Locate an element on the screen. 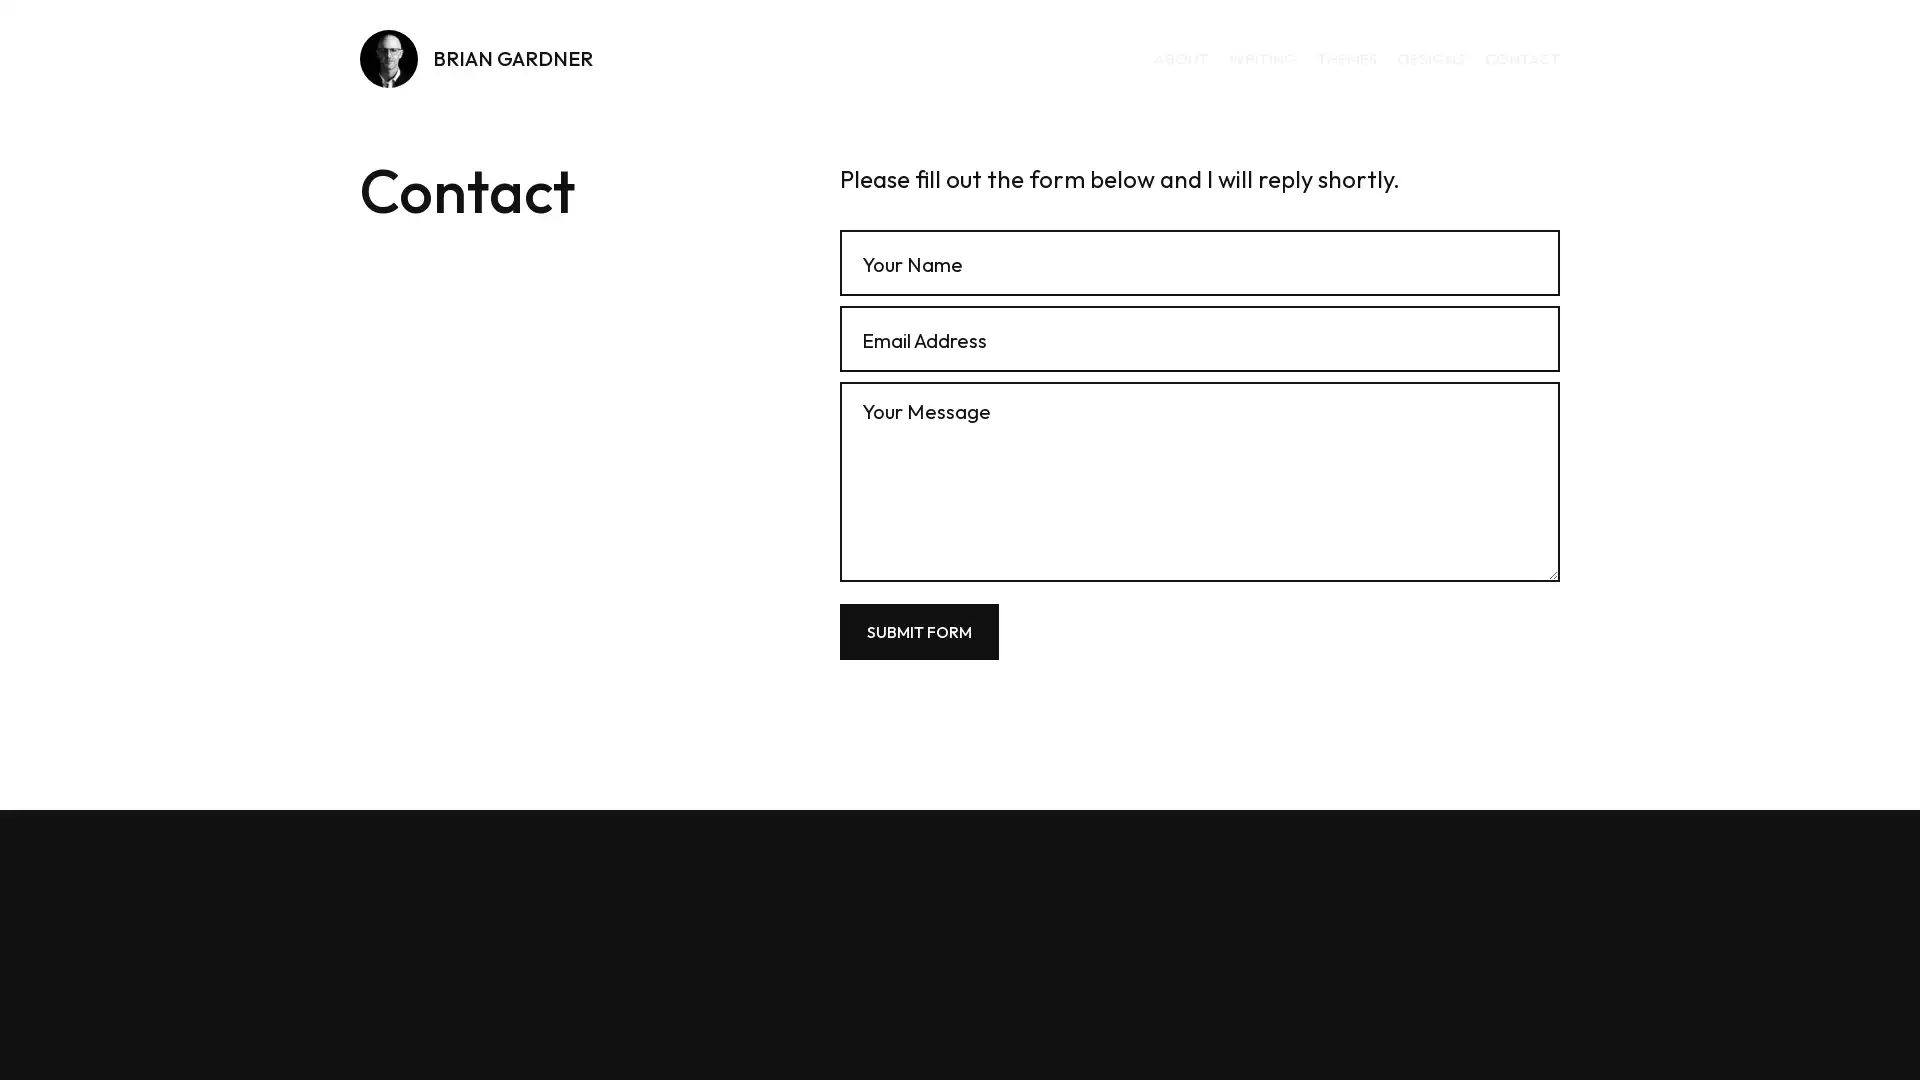  Submit Form is located at coordinates (918, 632).